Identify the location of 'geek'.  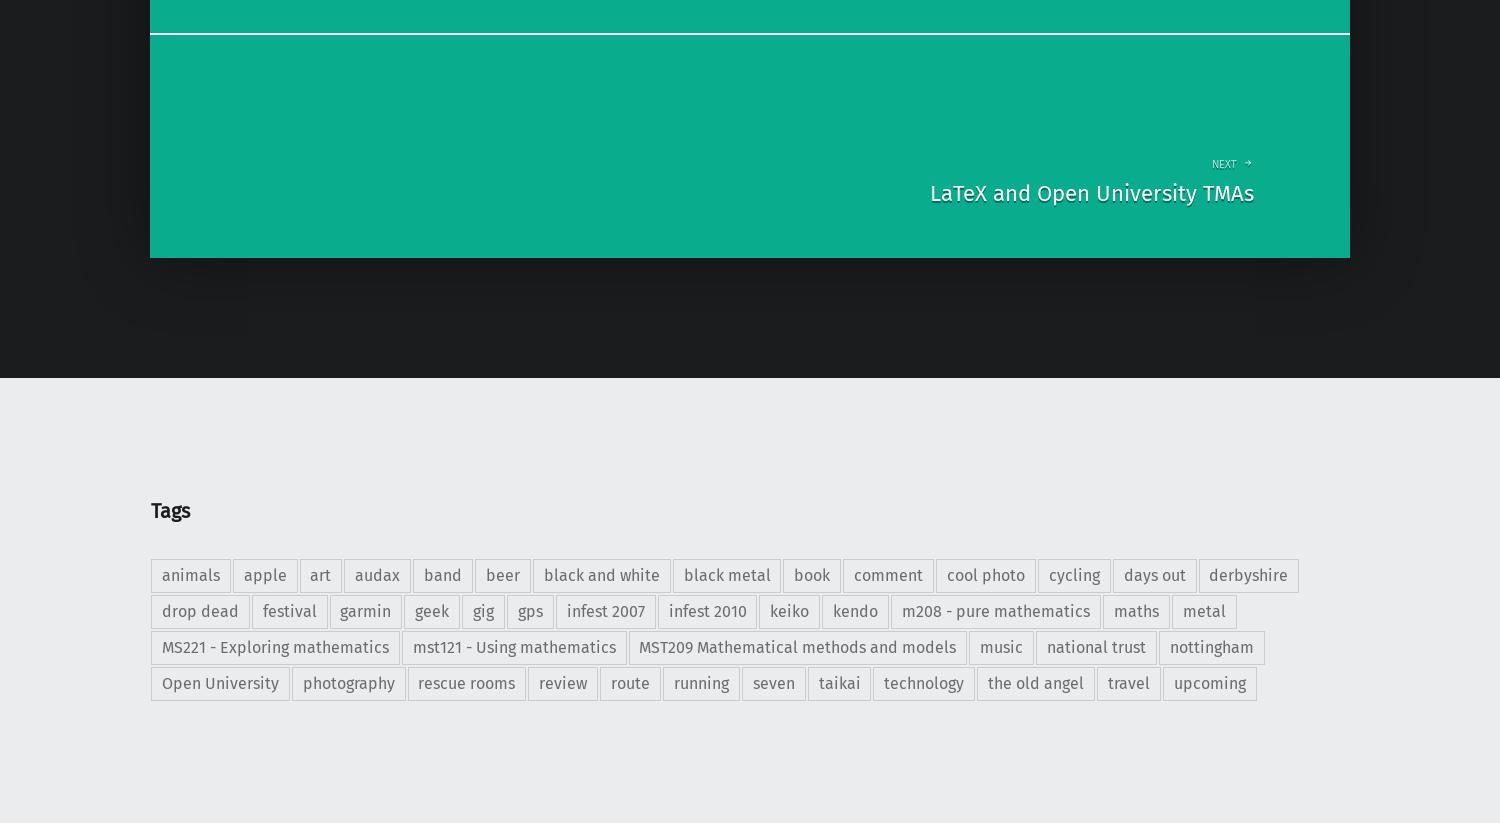
(431, 610).